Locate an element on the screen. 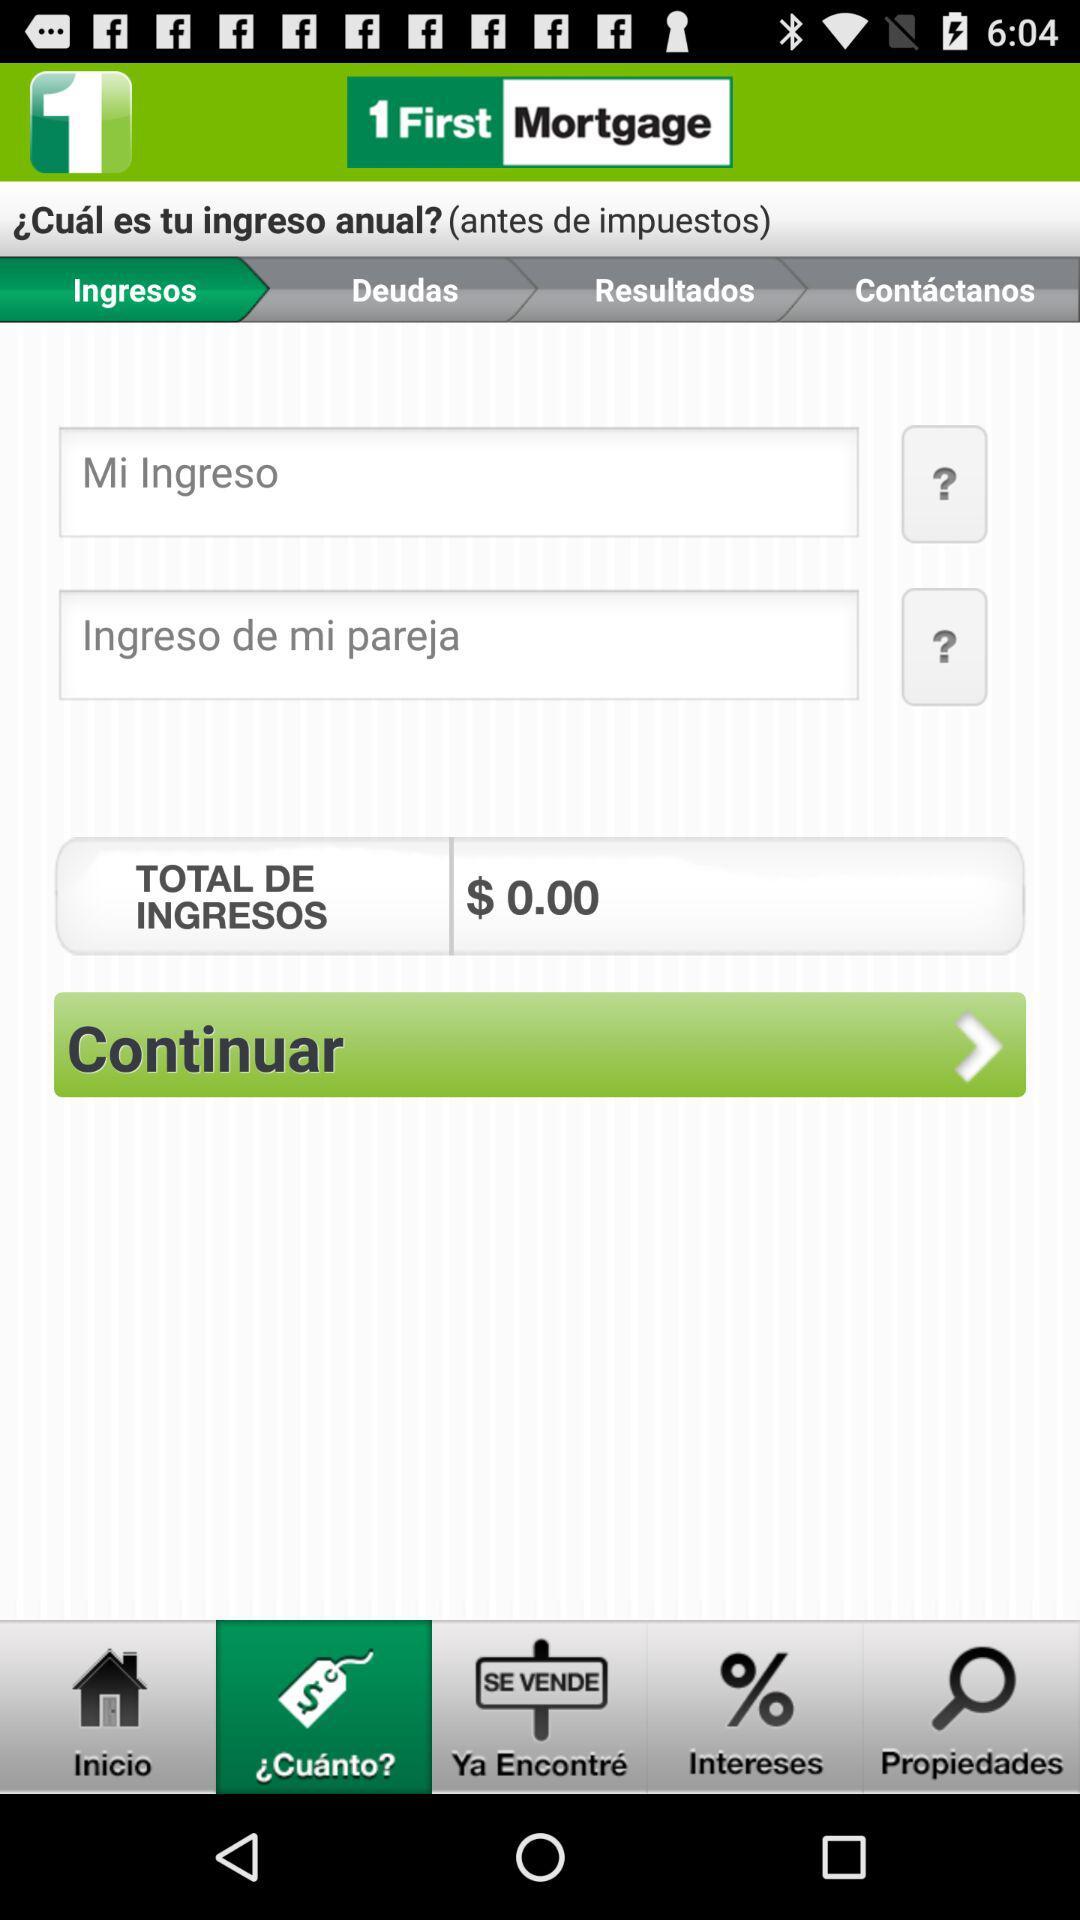 The width and height of the screenshot is (1080, 1920). the help icon is located at coordinates (945, 693).